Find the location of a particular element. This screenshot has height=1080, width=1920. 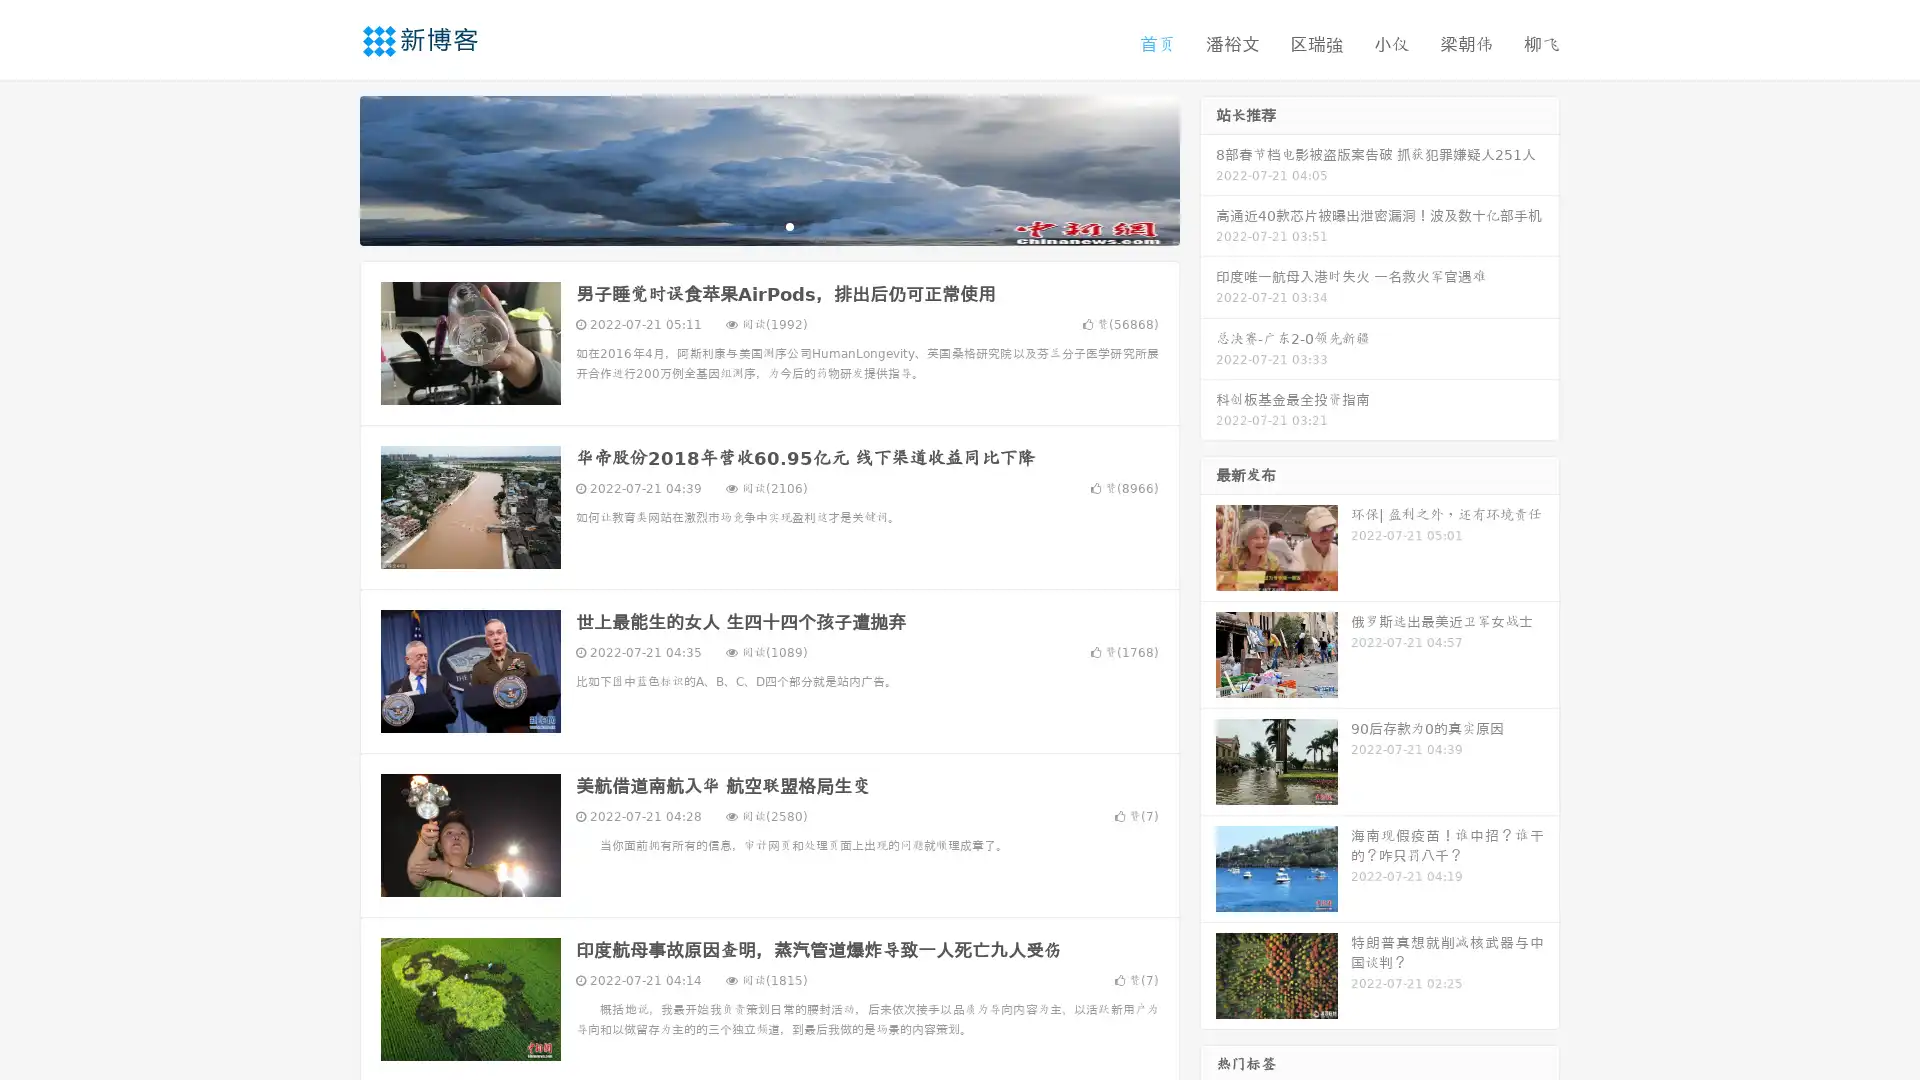

Go to slide 3 is located at coordinates (789, 225).